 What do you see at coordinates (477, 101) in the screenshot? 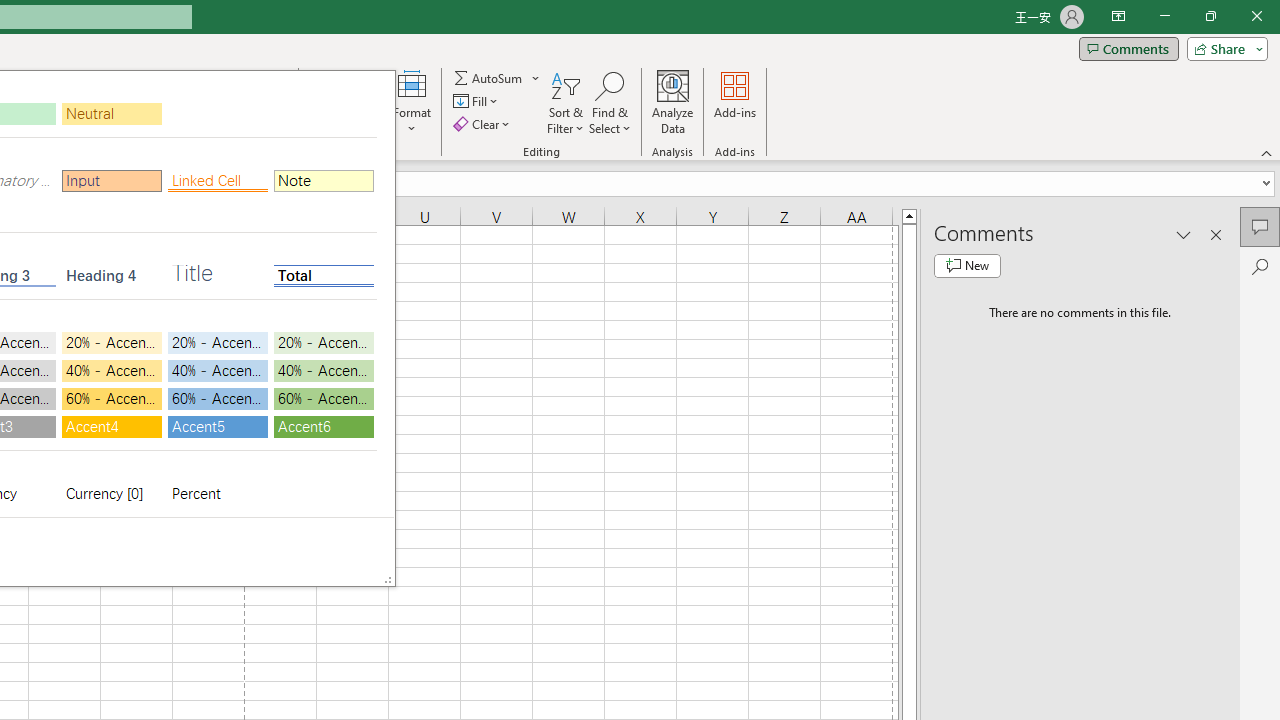
I see `'Fill'` at bounding box center [477, 101].